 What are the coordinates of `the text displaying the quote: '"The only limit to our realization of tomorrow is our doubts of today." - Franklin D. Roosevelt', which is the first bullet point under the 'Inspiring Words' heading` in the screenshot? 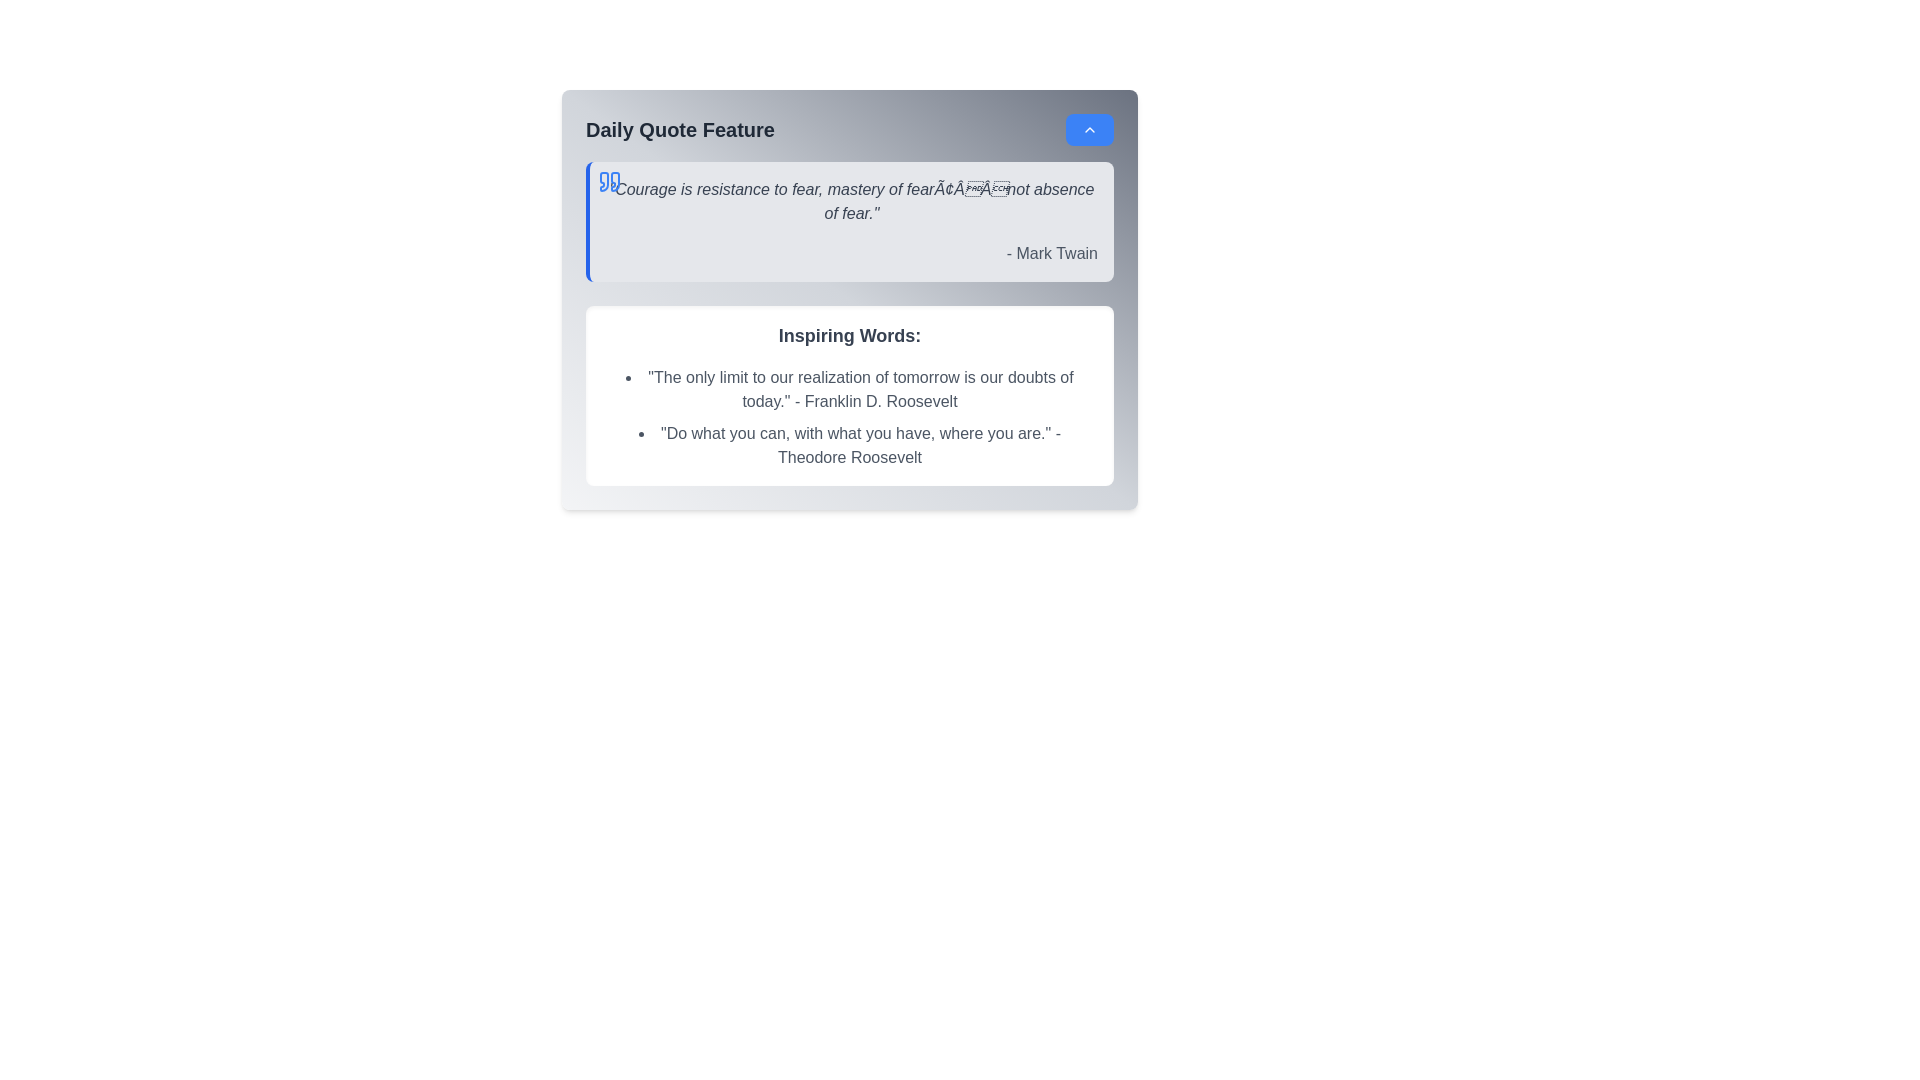 It's located at (849, 389).